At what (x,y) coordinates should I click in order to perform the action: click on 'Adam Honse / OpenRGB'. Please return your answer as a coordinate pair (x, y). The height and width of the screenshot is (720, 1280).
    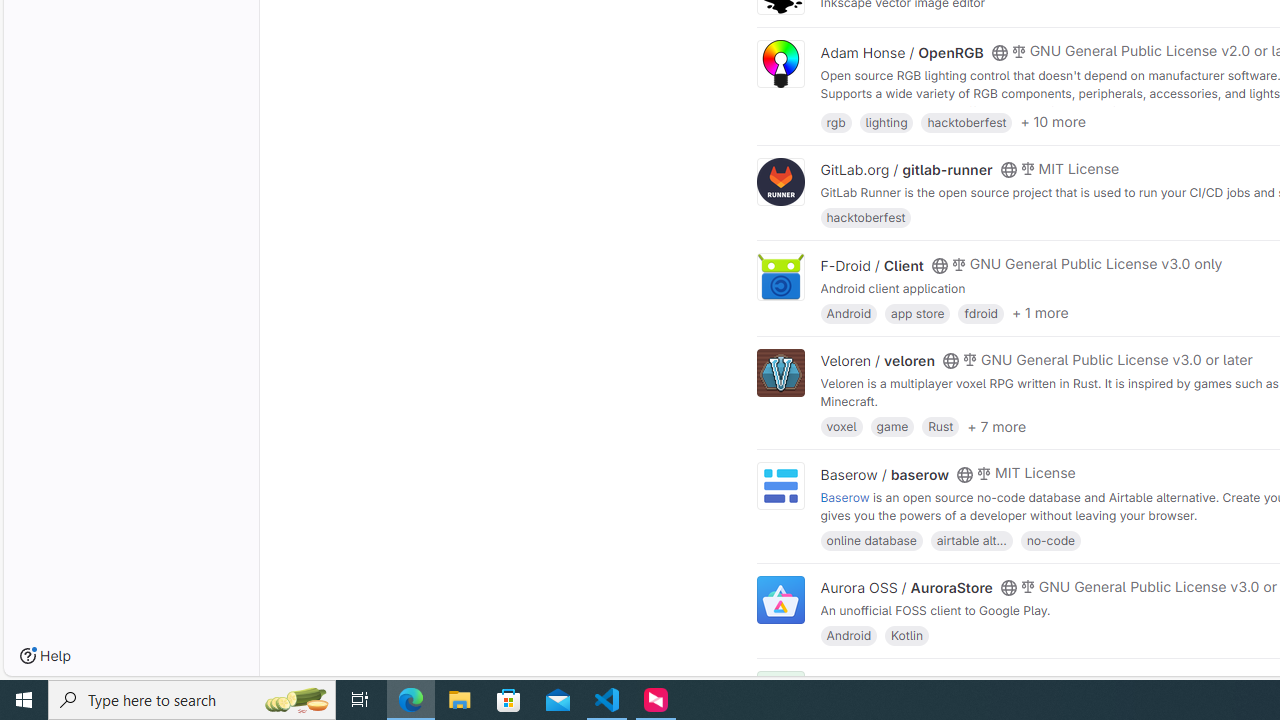
    Looking at the image, I should click on (901, 51).